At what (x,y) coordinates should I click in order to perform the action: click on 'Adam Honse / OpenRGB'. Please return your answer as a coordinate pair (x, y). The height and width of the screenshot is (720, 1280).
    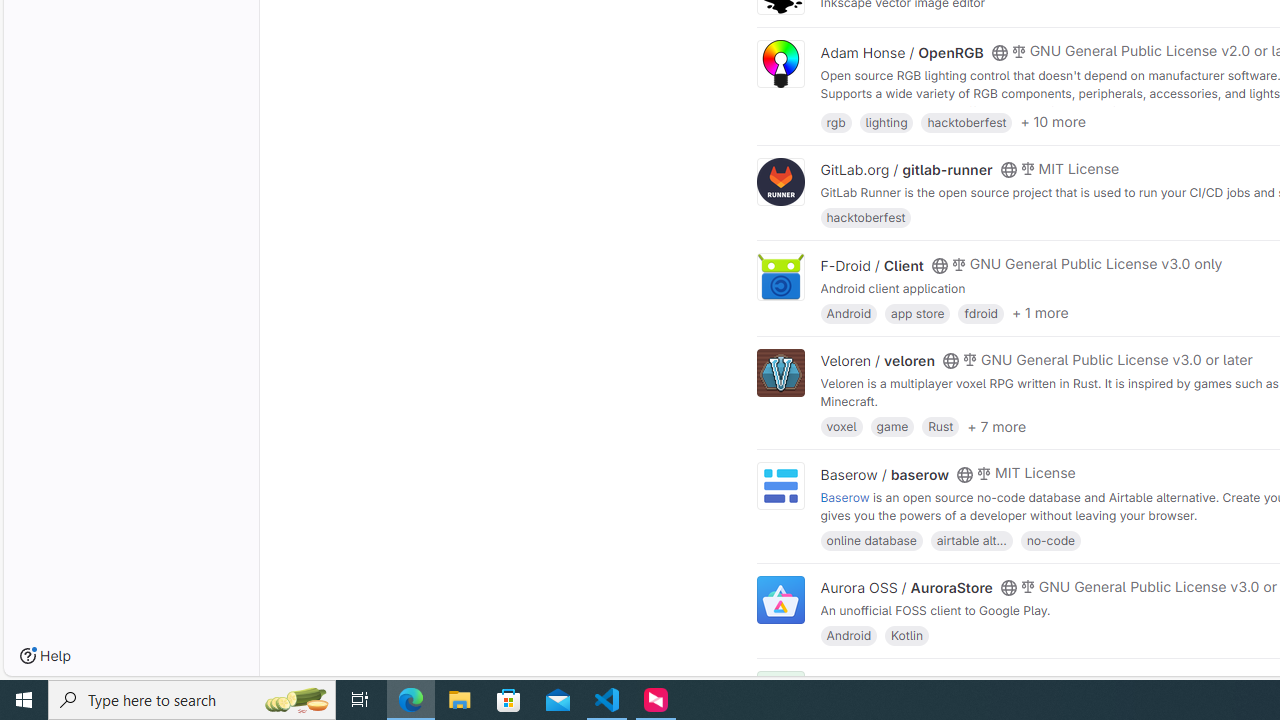
    Looking at the image, I should click on (901, 51).